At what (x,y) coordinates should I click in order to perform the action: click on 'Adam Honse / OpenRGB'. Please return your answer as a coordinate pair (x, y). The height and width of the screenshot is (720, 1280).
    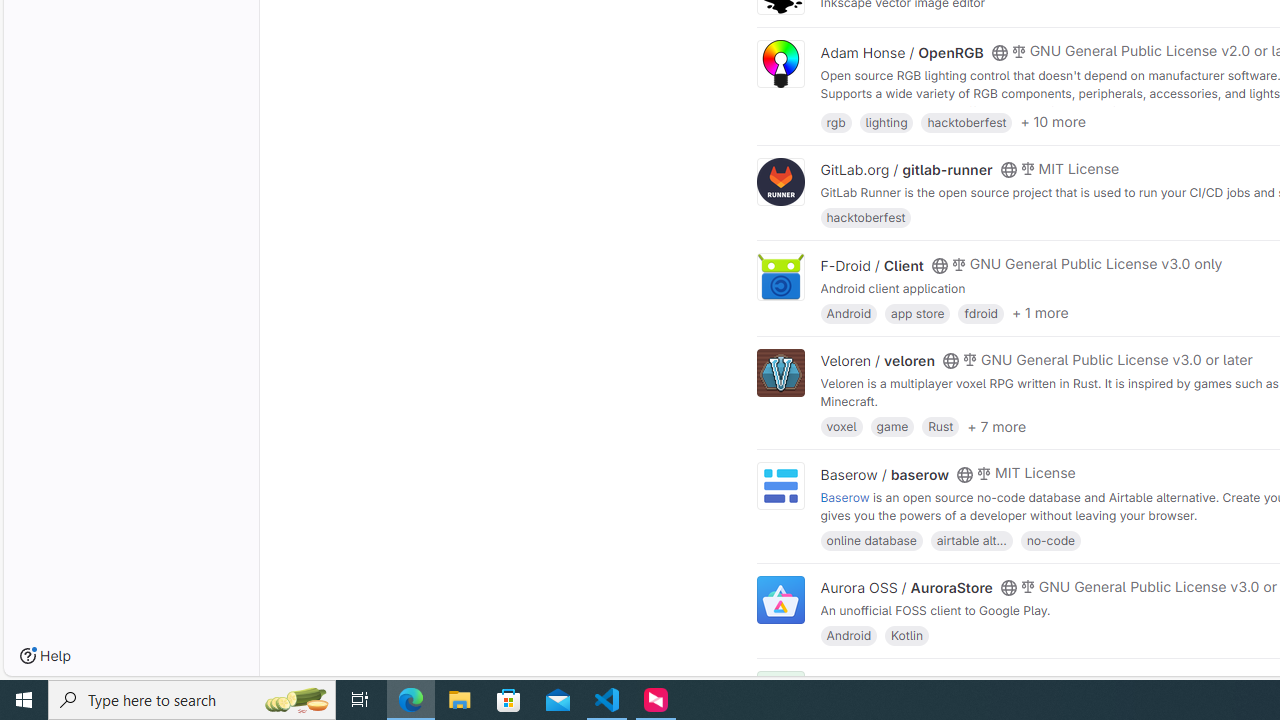
    Looking at the image, I should click on (901, 51).